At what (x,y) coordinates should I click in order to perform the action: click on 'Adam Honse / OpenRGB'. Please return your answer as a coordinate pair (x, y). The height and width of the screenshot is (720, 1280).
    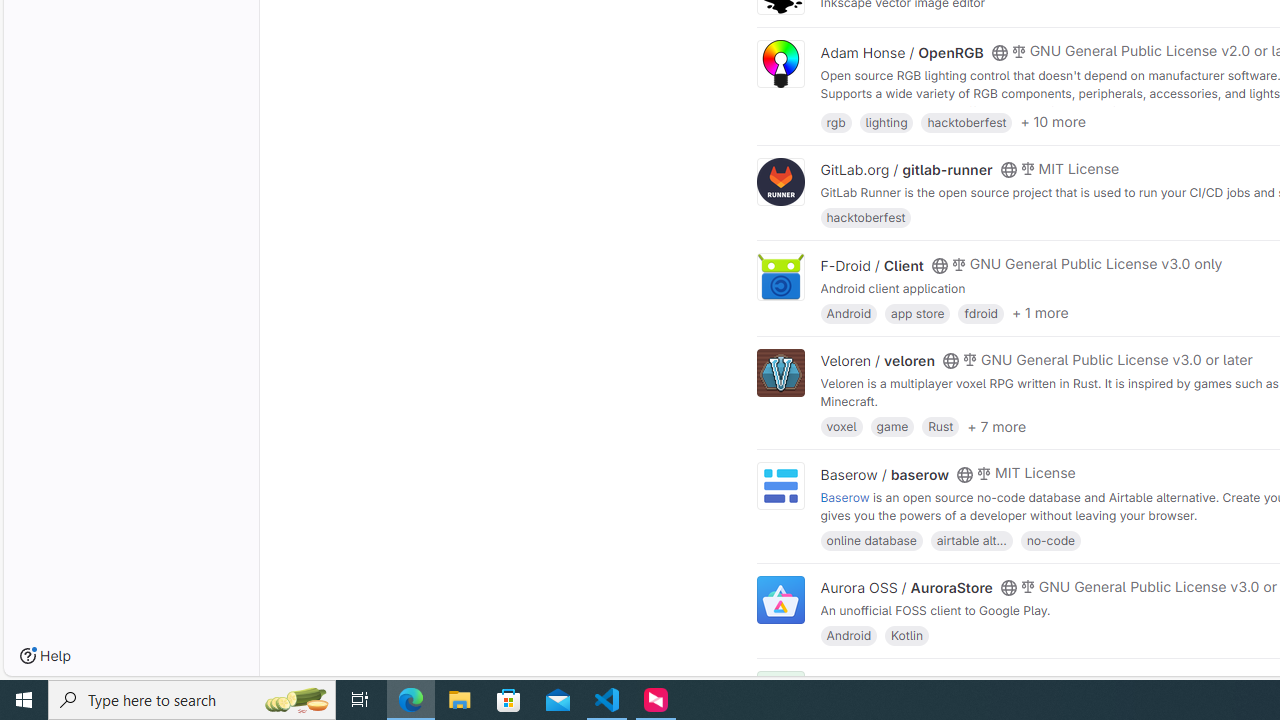
    Looking at the image, I should click on (901, 51).